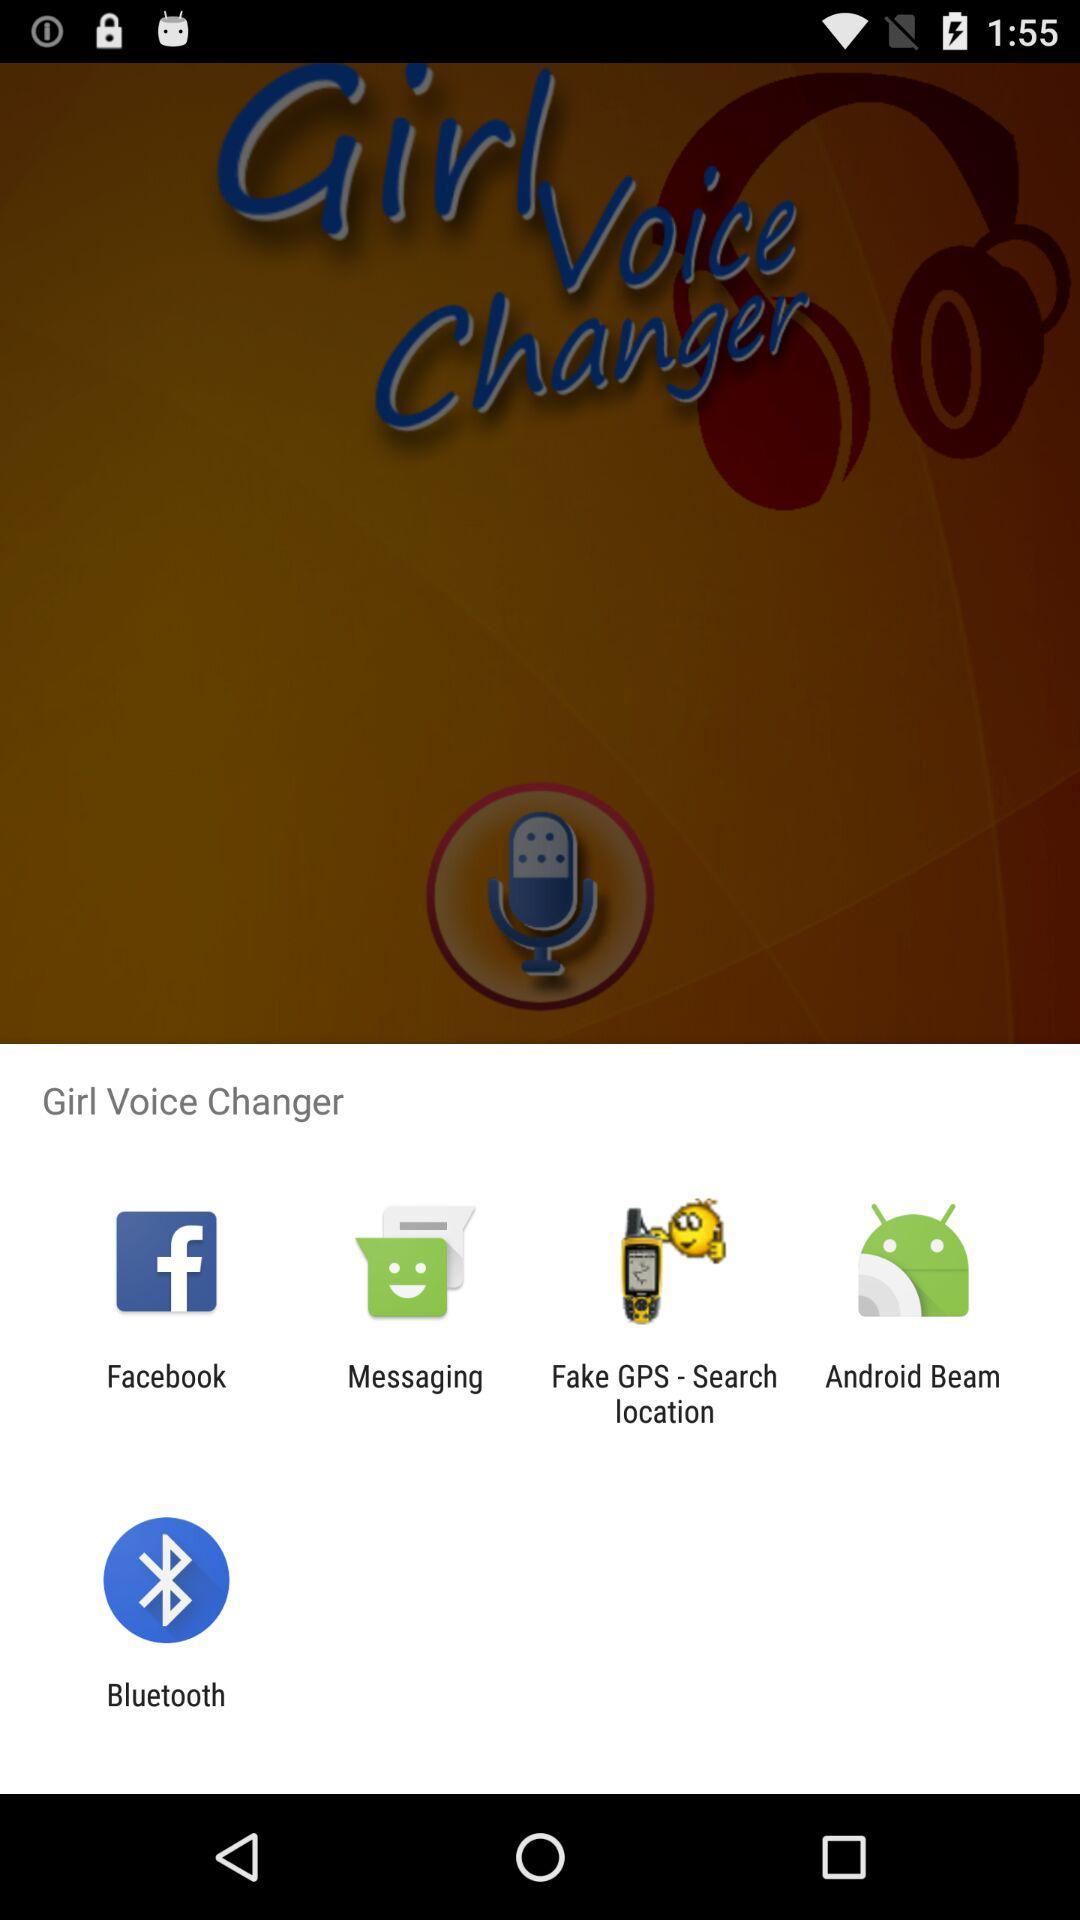  What do you see at coordinates (913, 1392) in the screenshot?
I see `the item to the right of the fake gps search app` at bounding box center [913, 1392].